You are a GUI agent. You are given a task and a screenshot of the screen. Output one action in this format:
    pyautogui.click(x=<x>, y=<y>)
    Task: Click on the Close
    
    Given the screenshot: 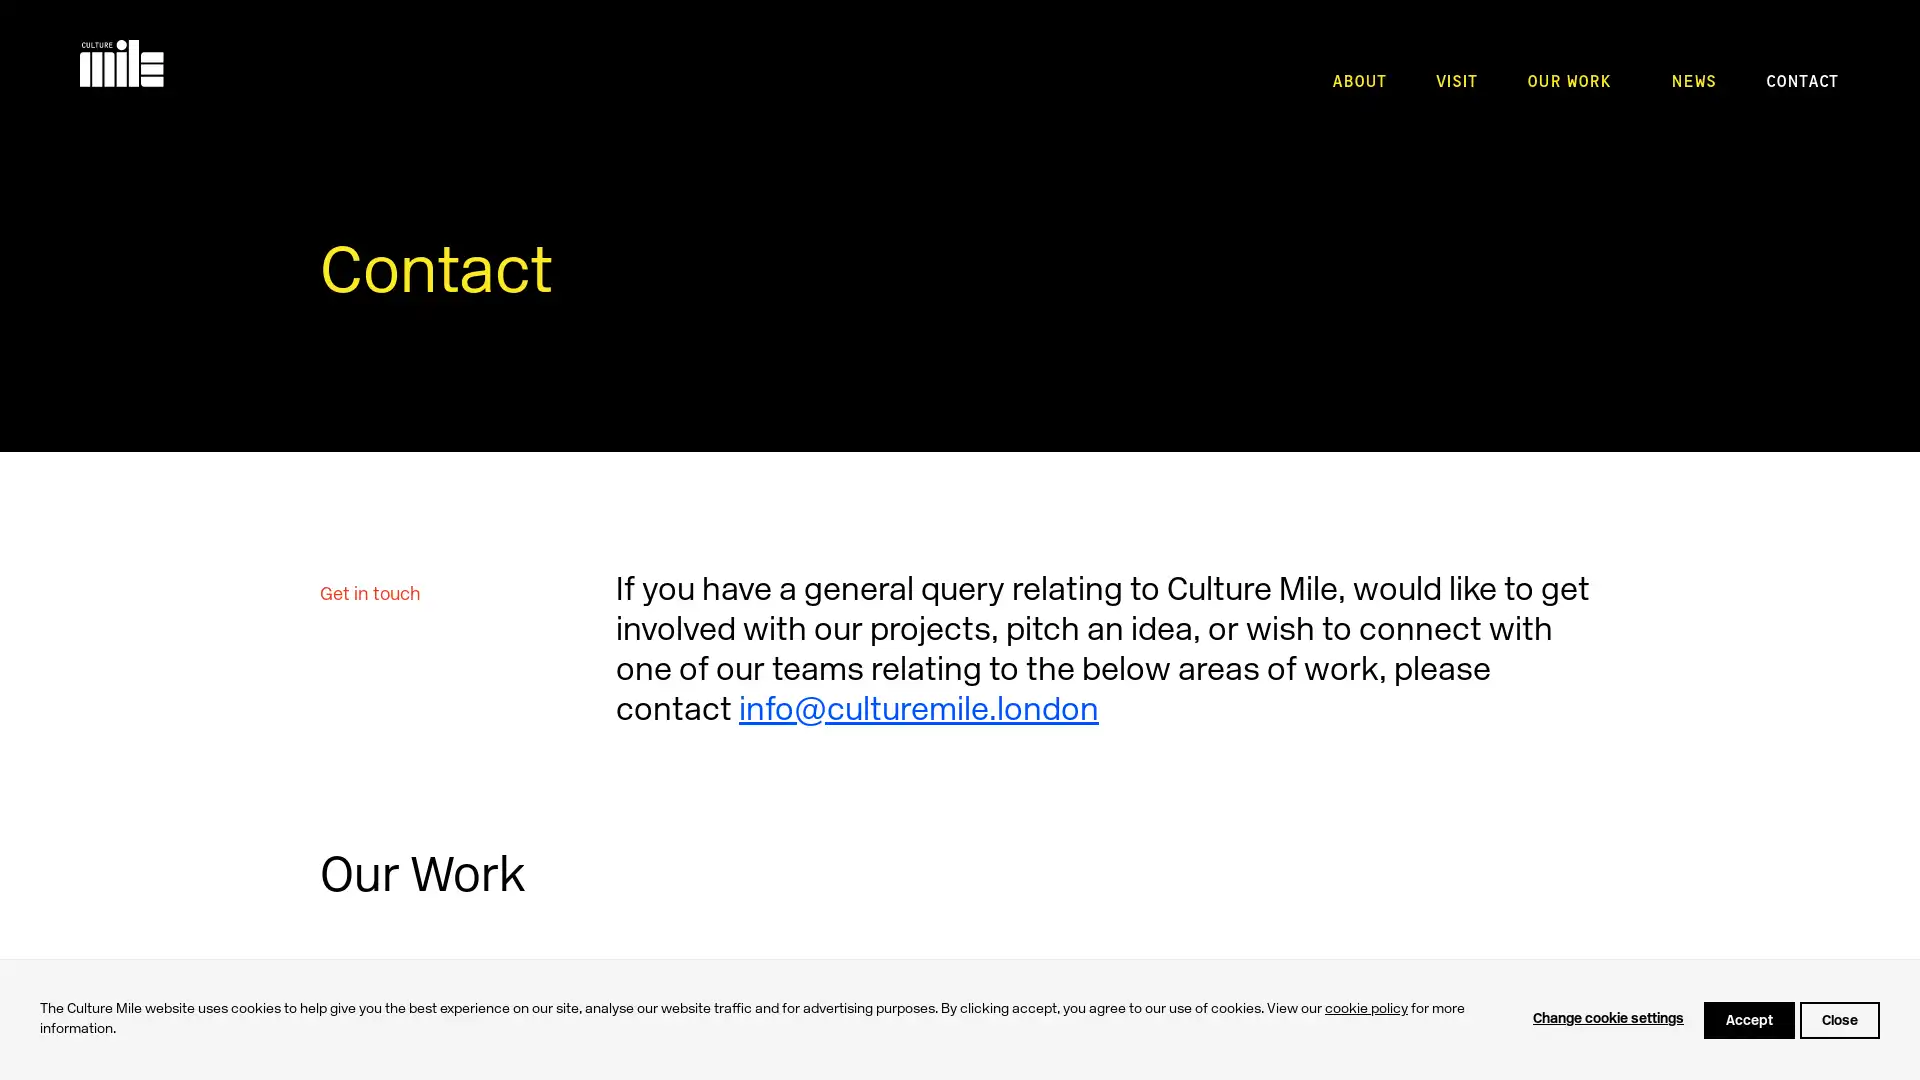 What is the action you would take?
    pyautogui.click(x=1839, y=1019)
    